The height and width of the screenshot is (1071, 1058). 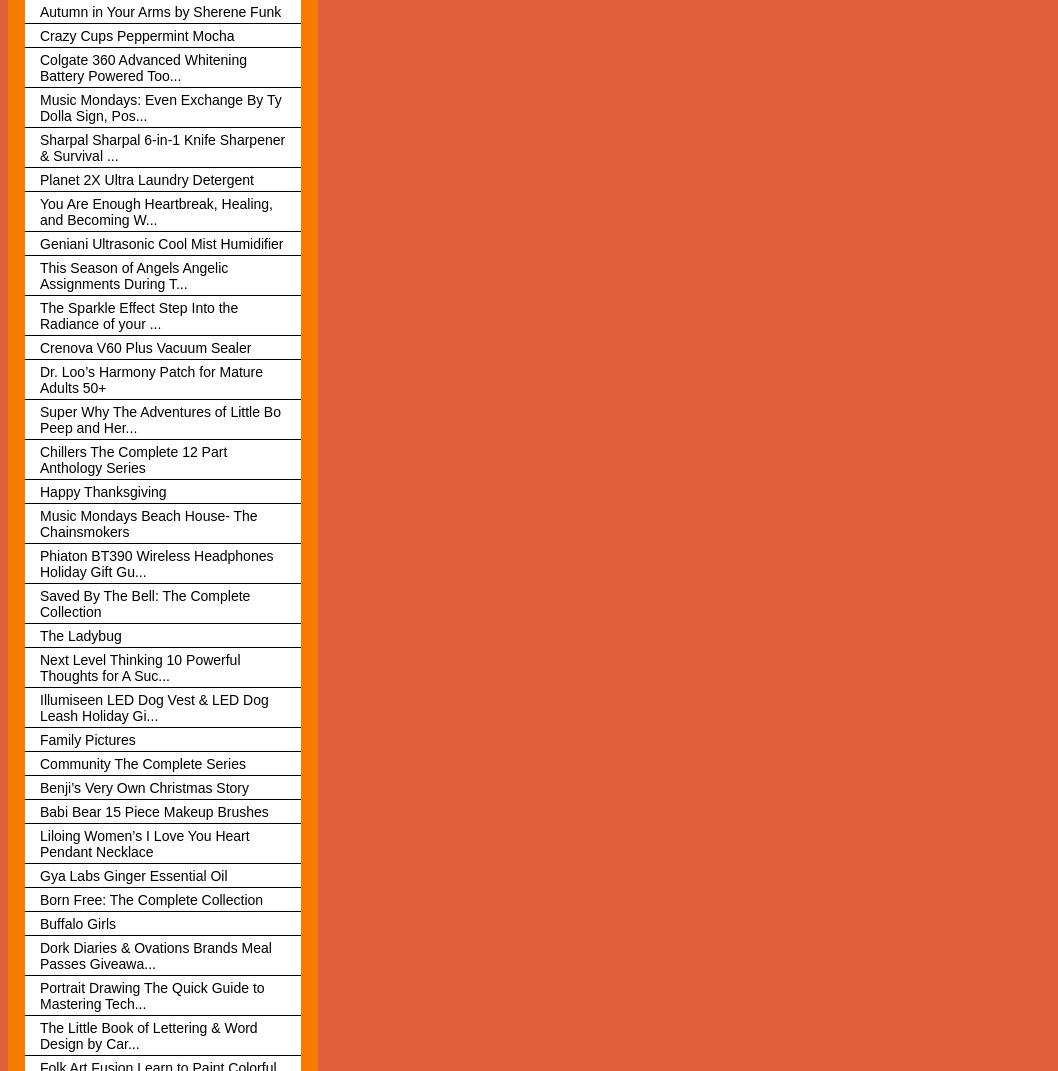 What do you see at coordinates (39, 209) in the screenshot?
I see `'You Are Enough Heartbreak, Healing, and Becoming W...'` at bounding box center [39, 209].